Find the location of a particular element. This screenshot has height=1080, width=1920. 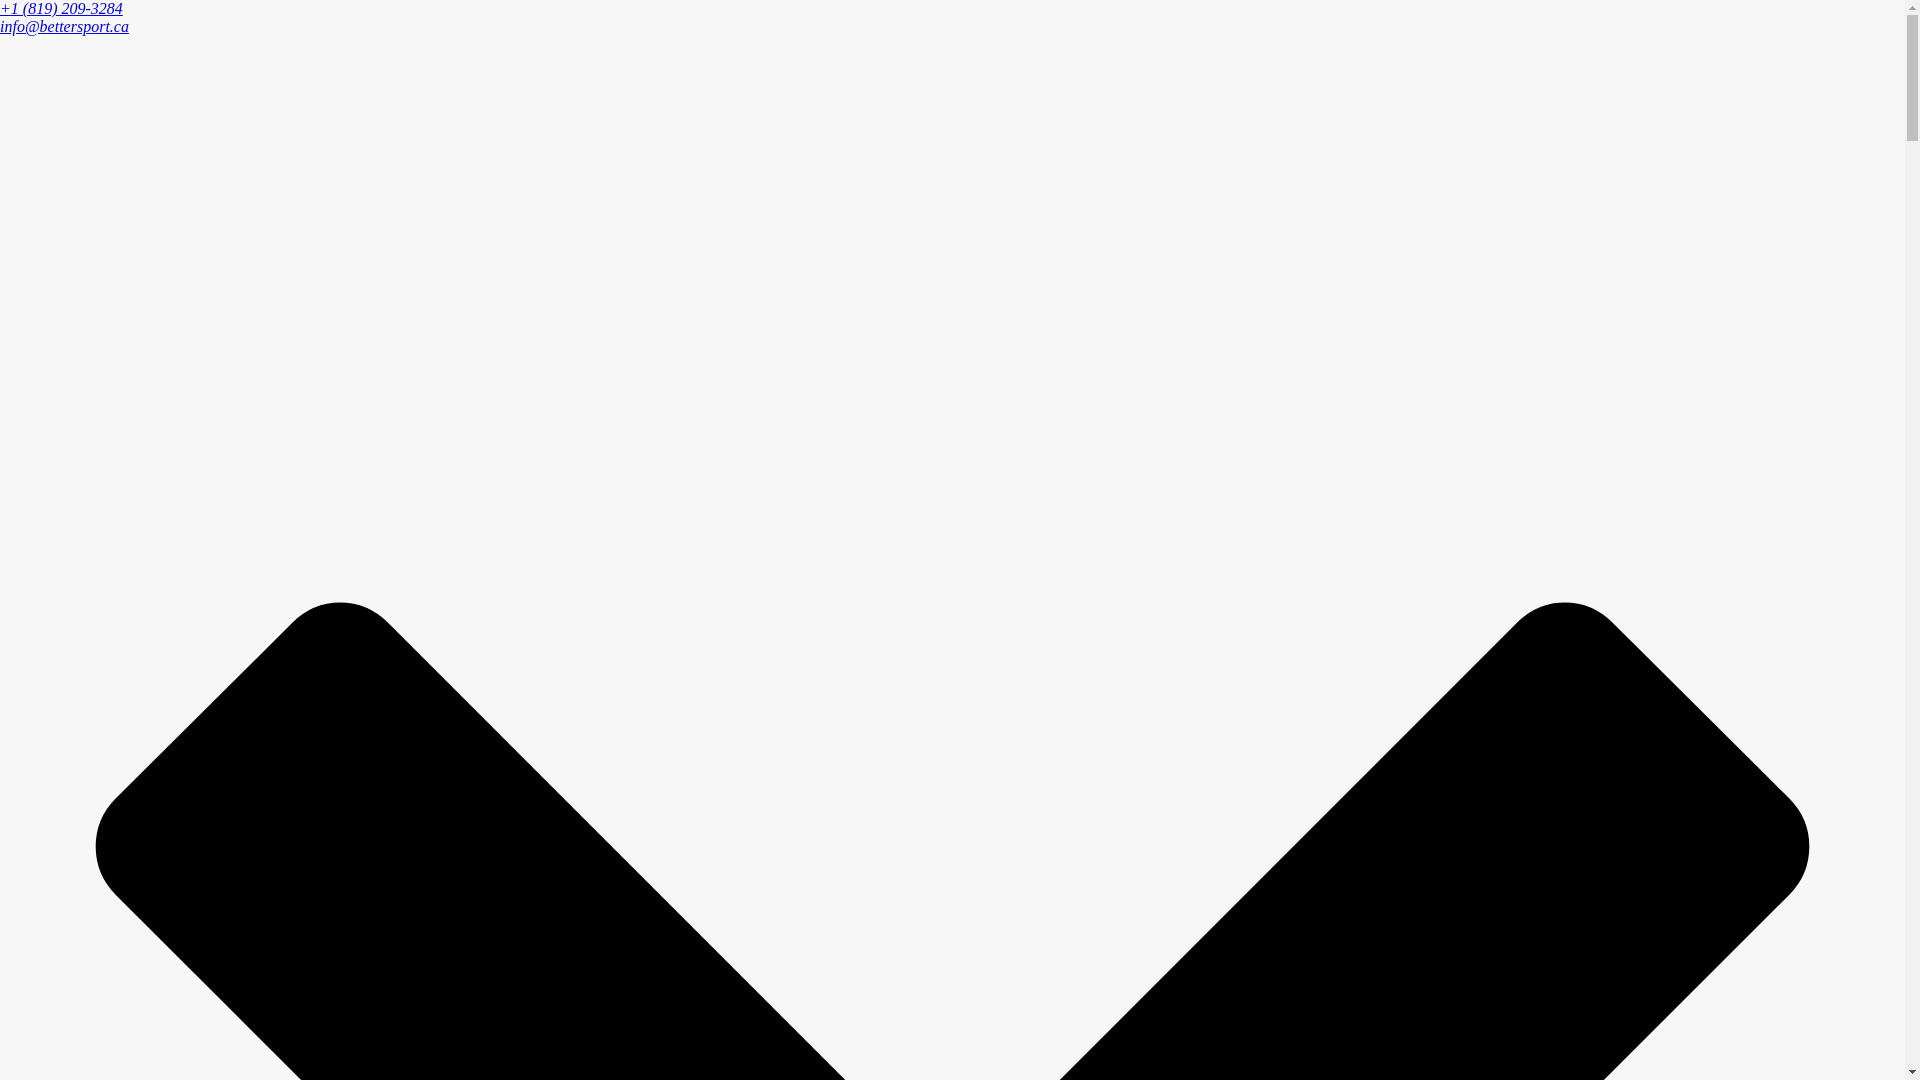

'info@bettersport.ca' is located at coordinates (0, 26).